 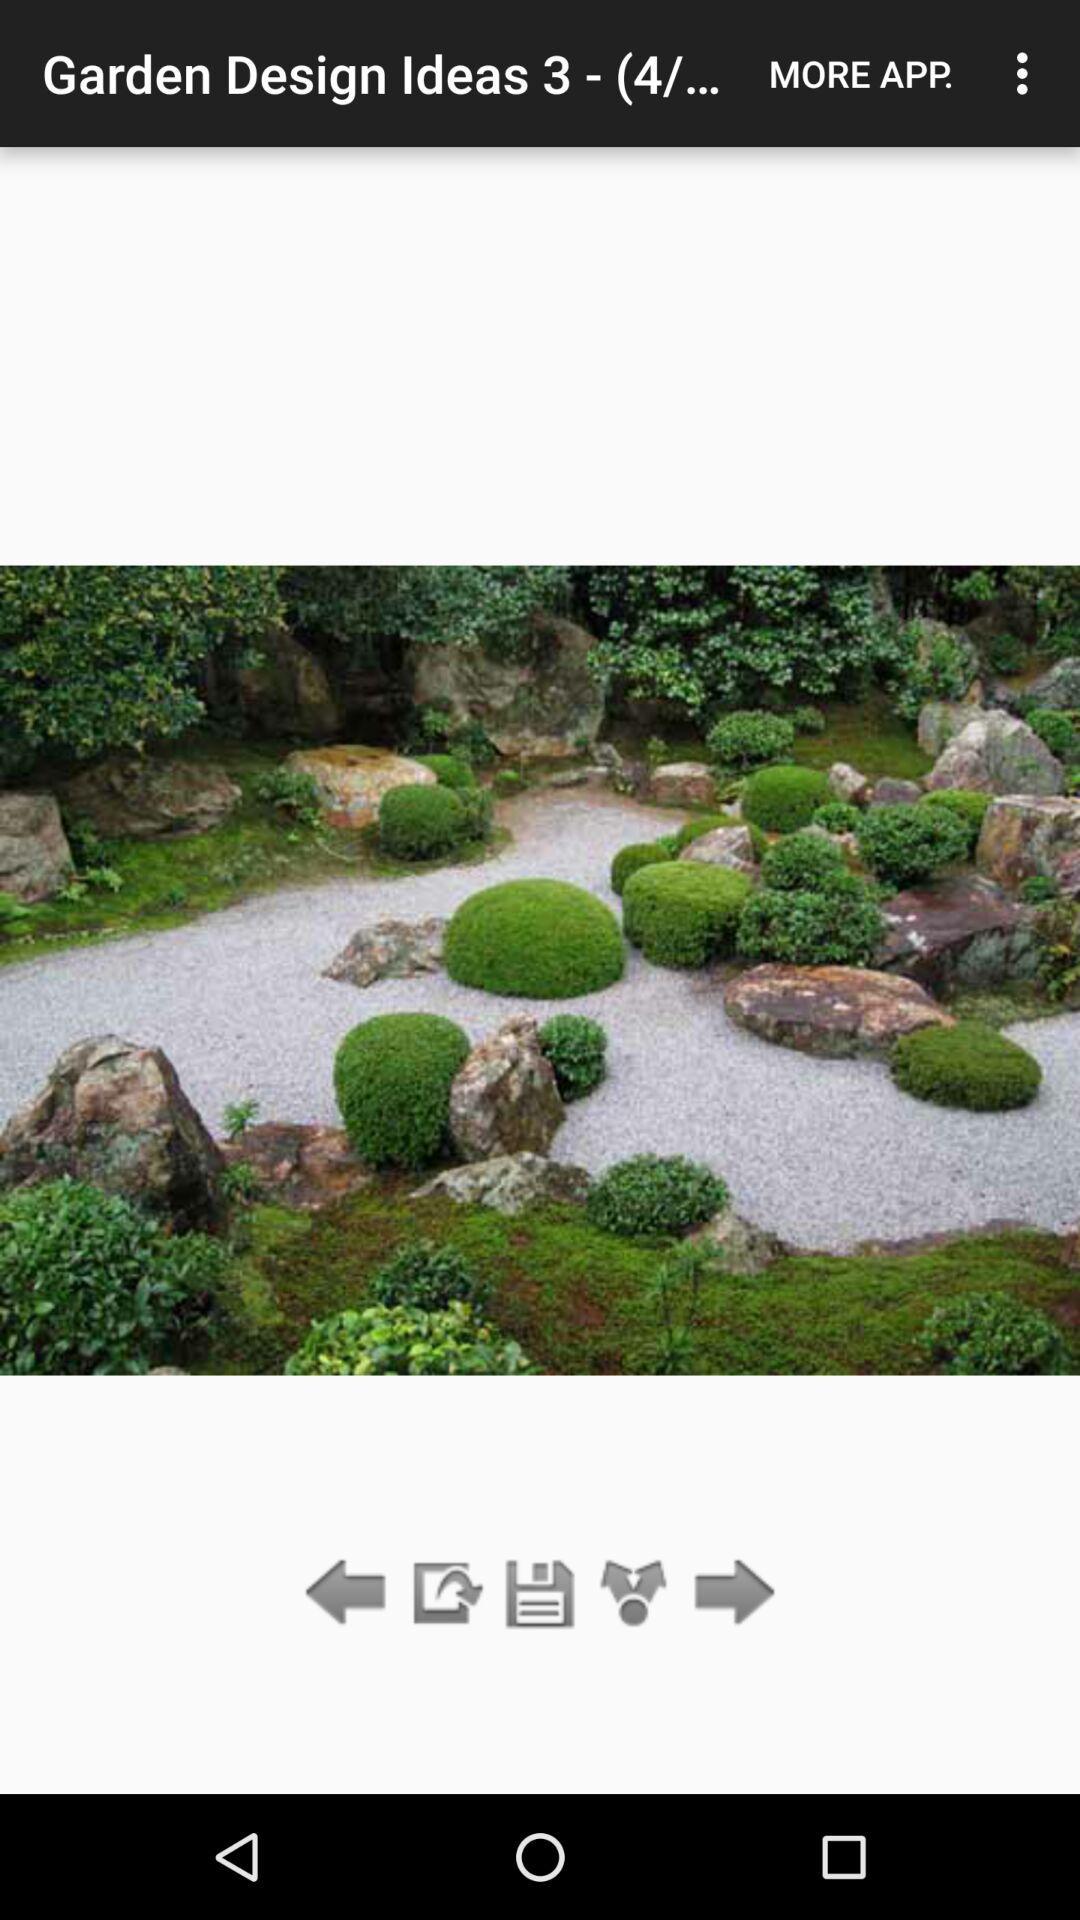 What do you see at coordinates (1027, 73) in the screenshot?
I see `the item next to the more app. item` at bounding box center [1027, 73].